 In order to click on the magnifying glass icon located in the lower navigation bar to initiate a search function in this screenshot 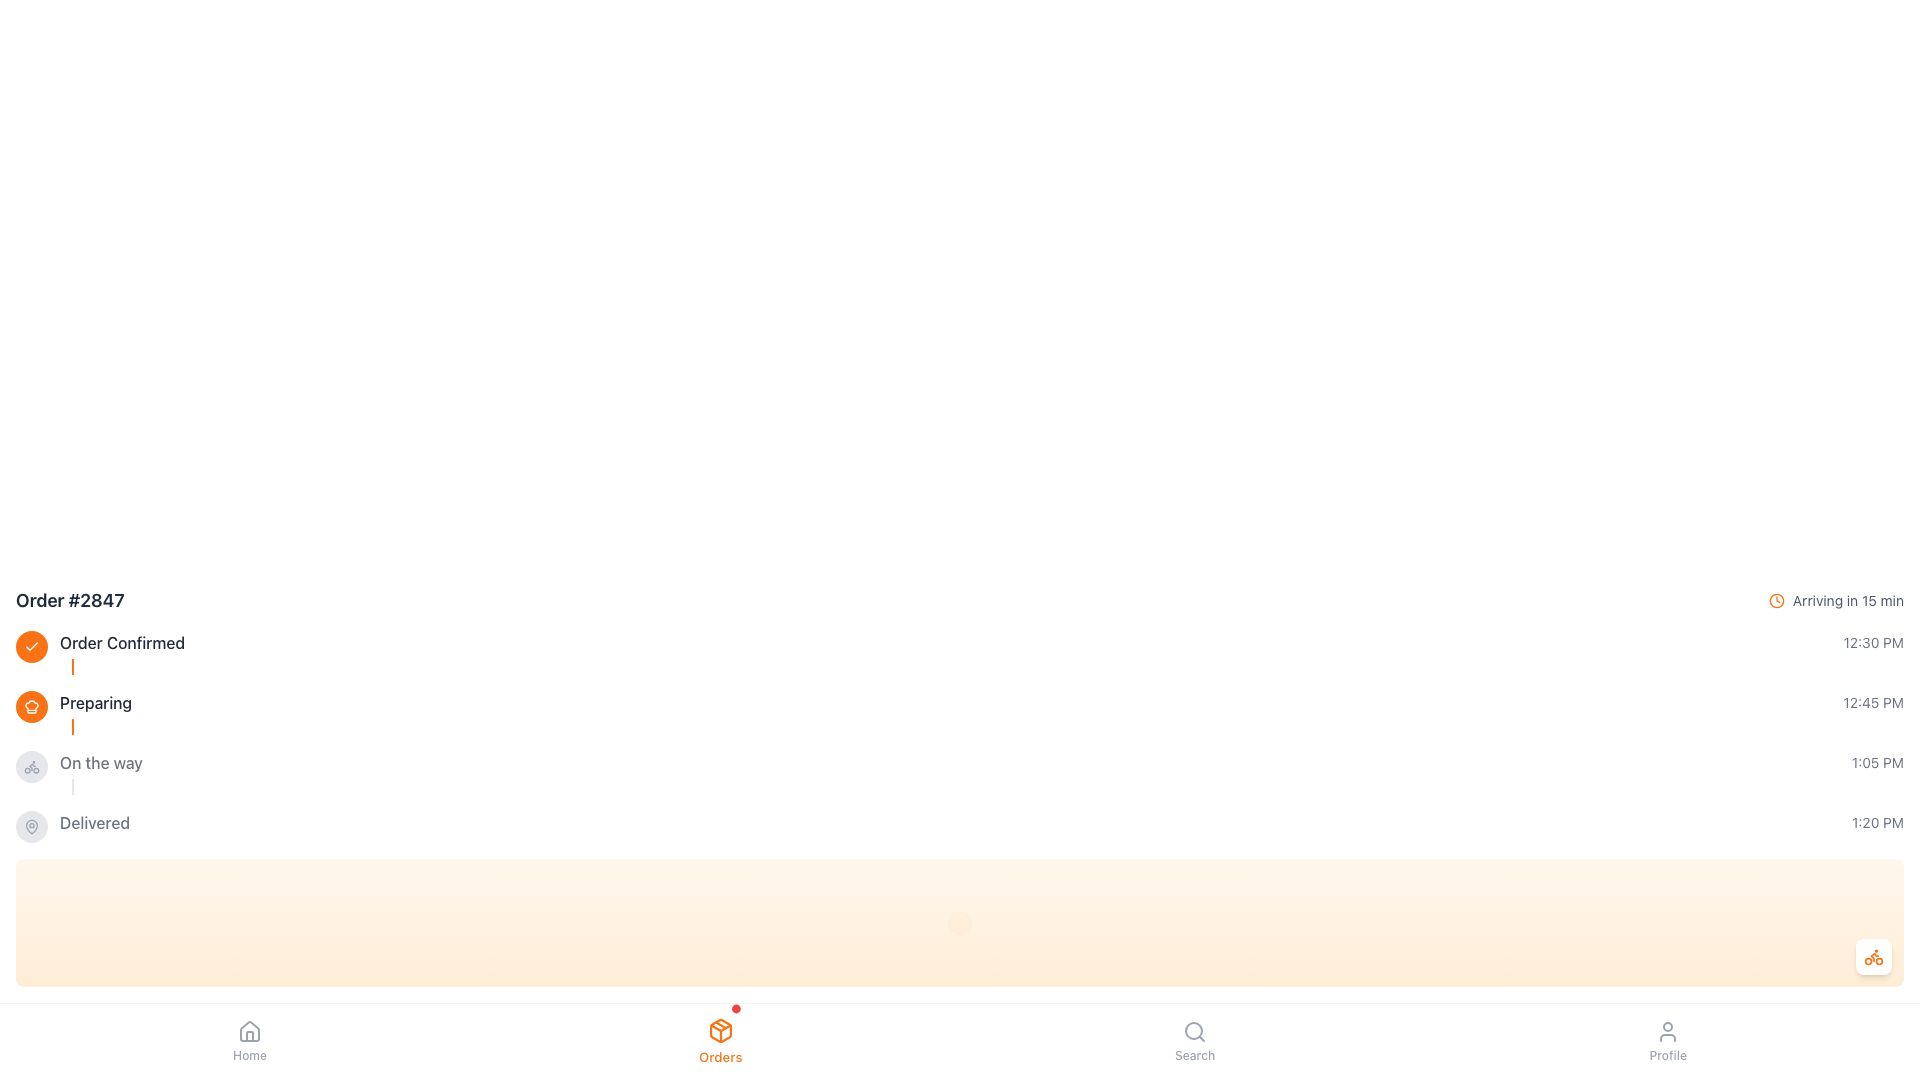, I will do `click(1195, 1032)`.